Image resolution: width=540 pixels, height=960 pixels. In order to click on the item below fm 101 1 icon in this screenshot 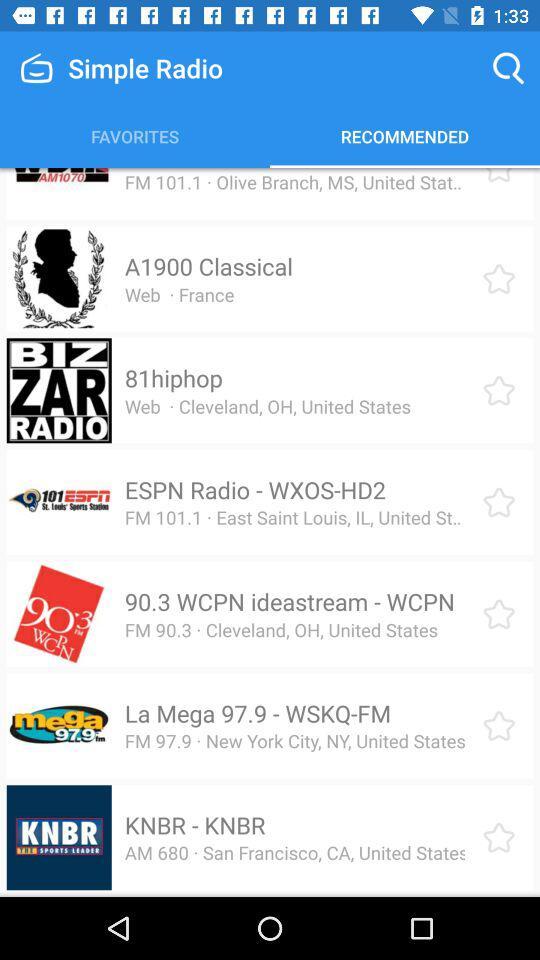, I will do `click(207, 265)`.